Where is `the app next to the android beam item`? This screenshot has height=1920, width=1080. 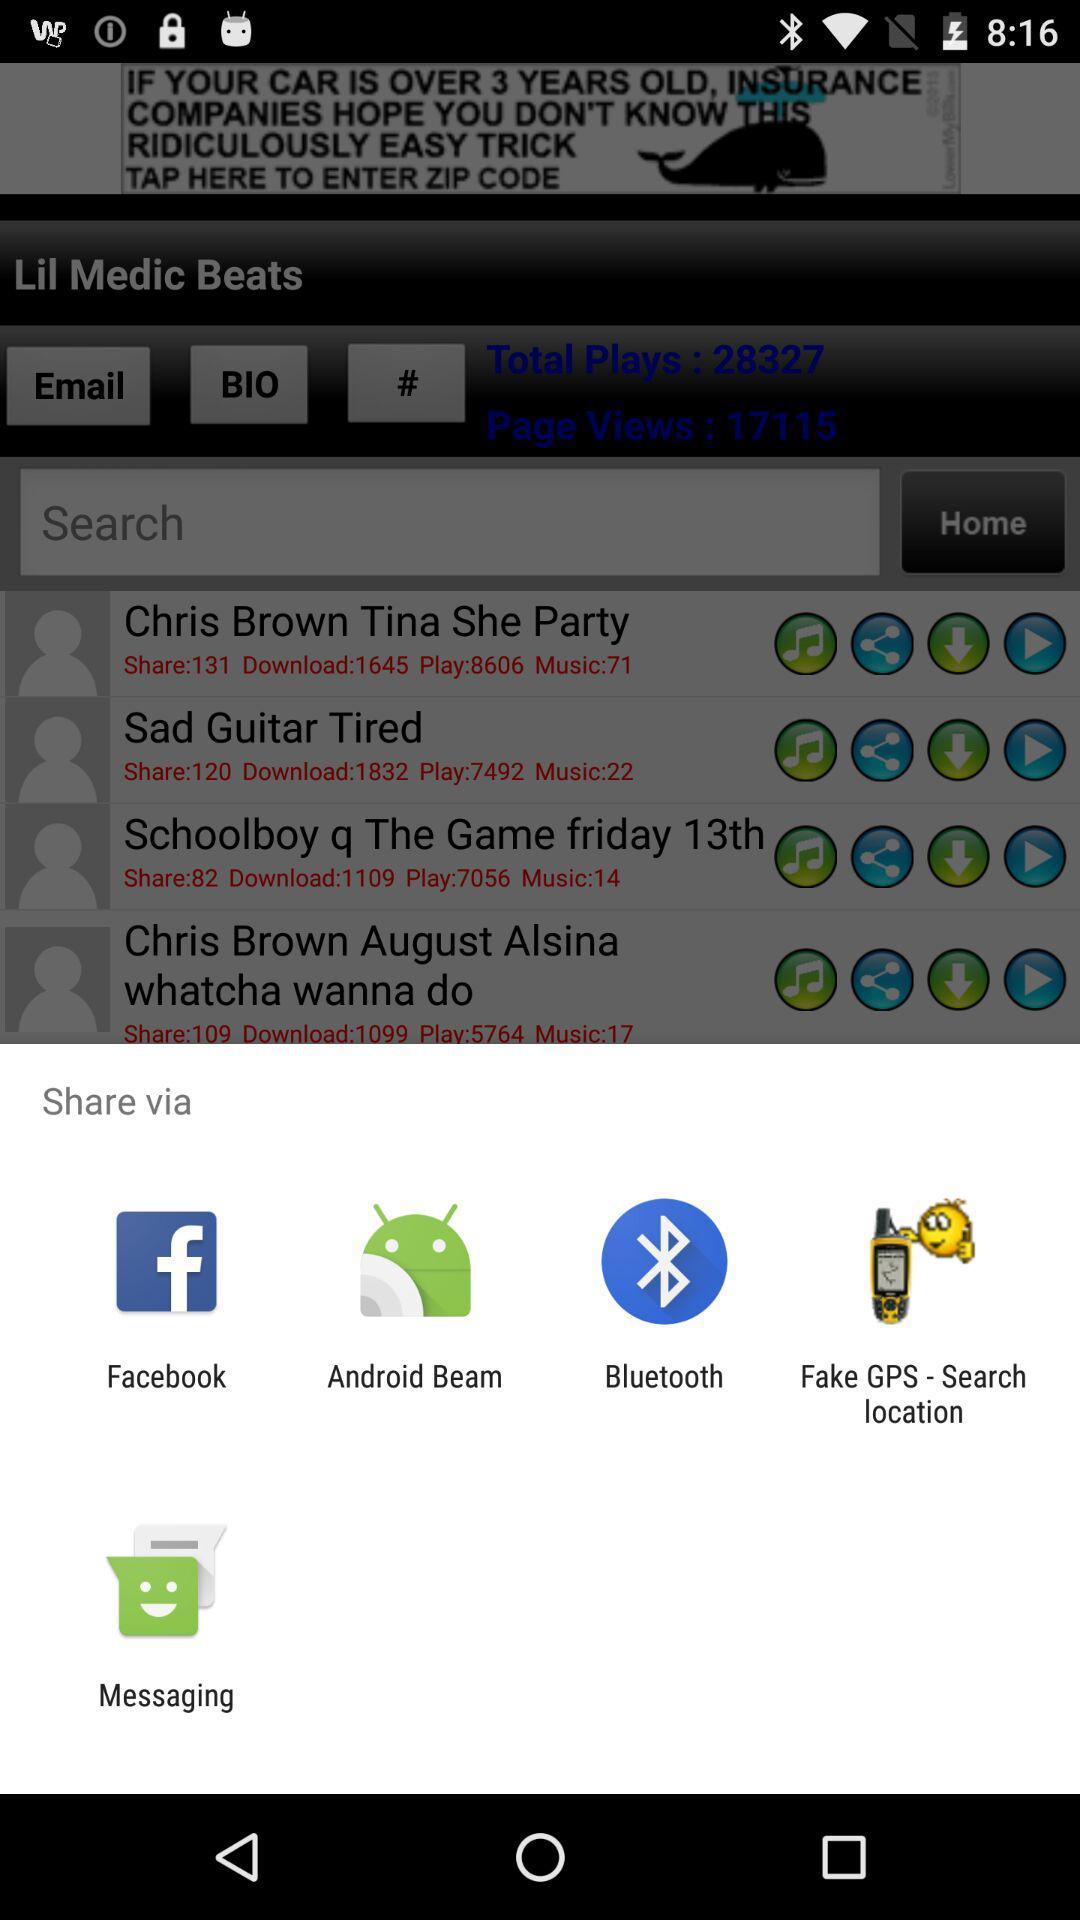
the app next to the android beam item is located at coordinates (664, 1392).